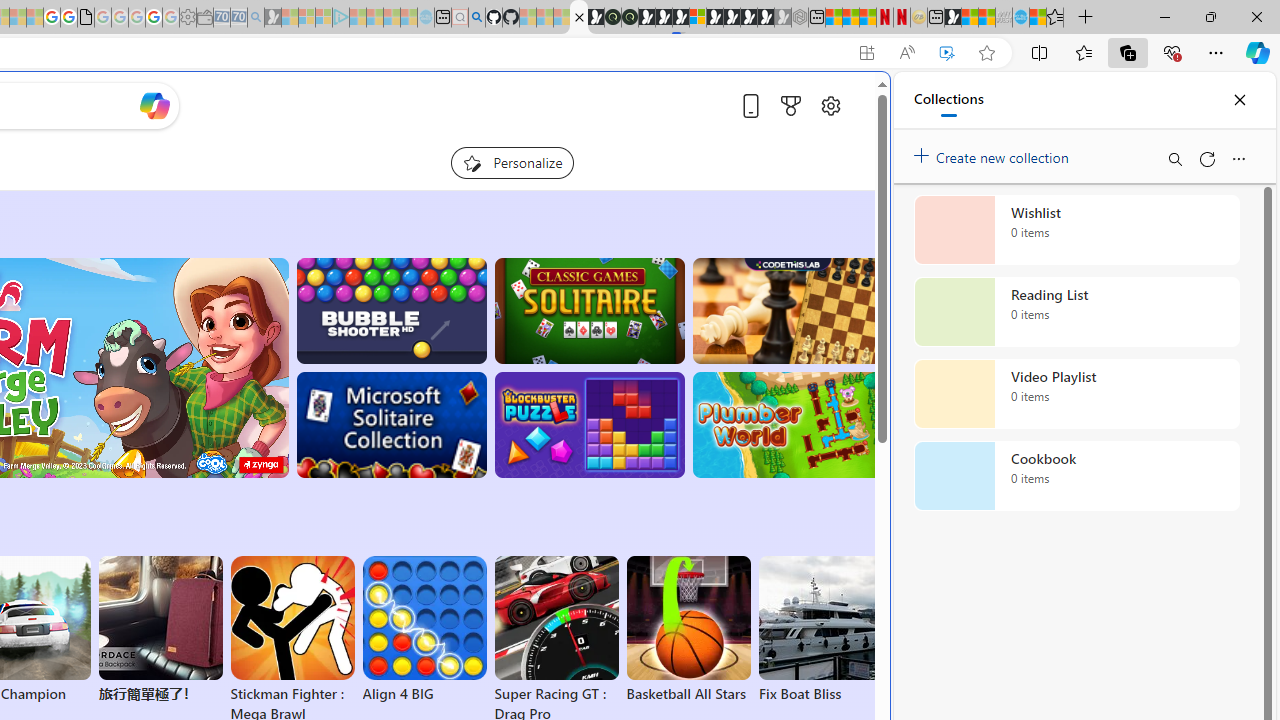 This screenshot has height=720, width=1280. Describe the element at coordinates (1076, 394) in the screenshot. I see `'Video Playlist collection, 0 items'` at that location.